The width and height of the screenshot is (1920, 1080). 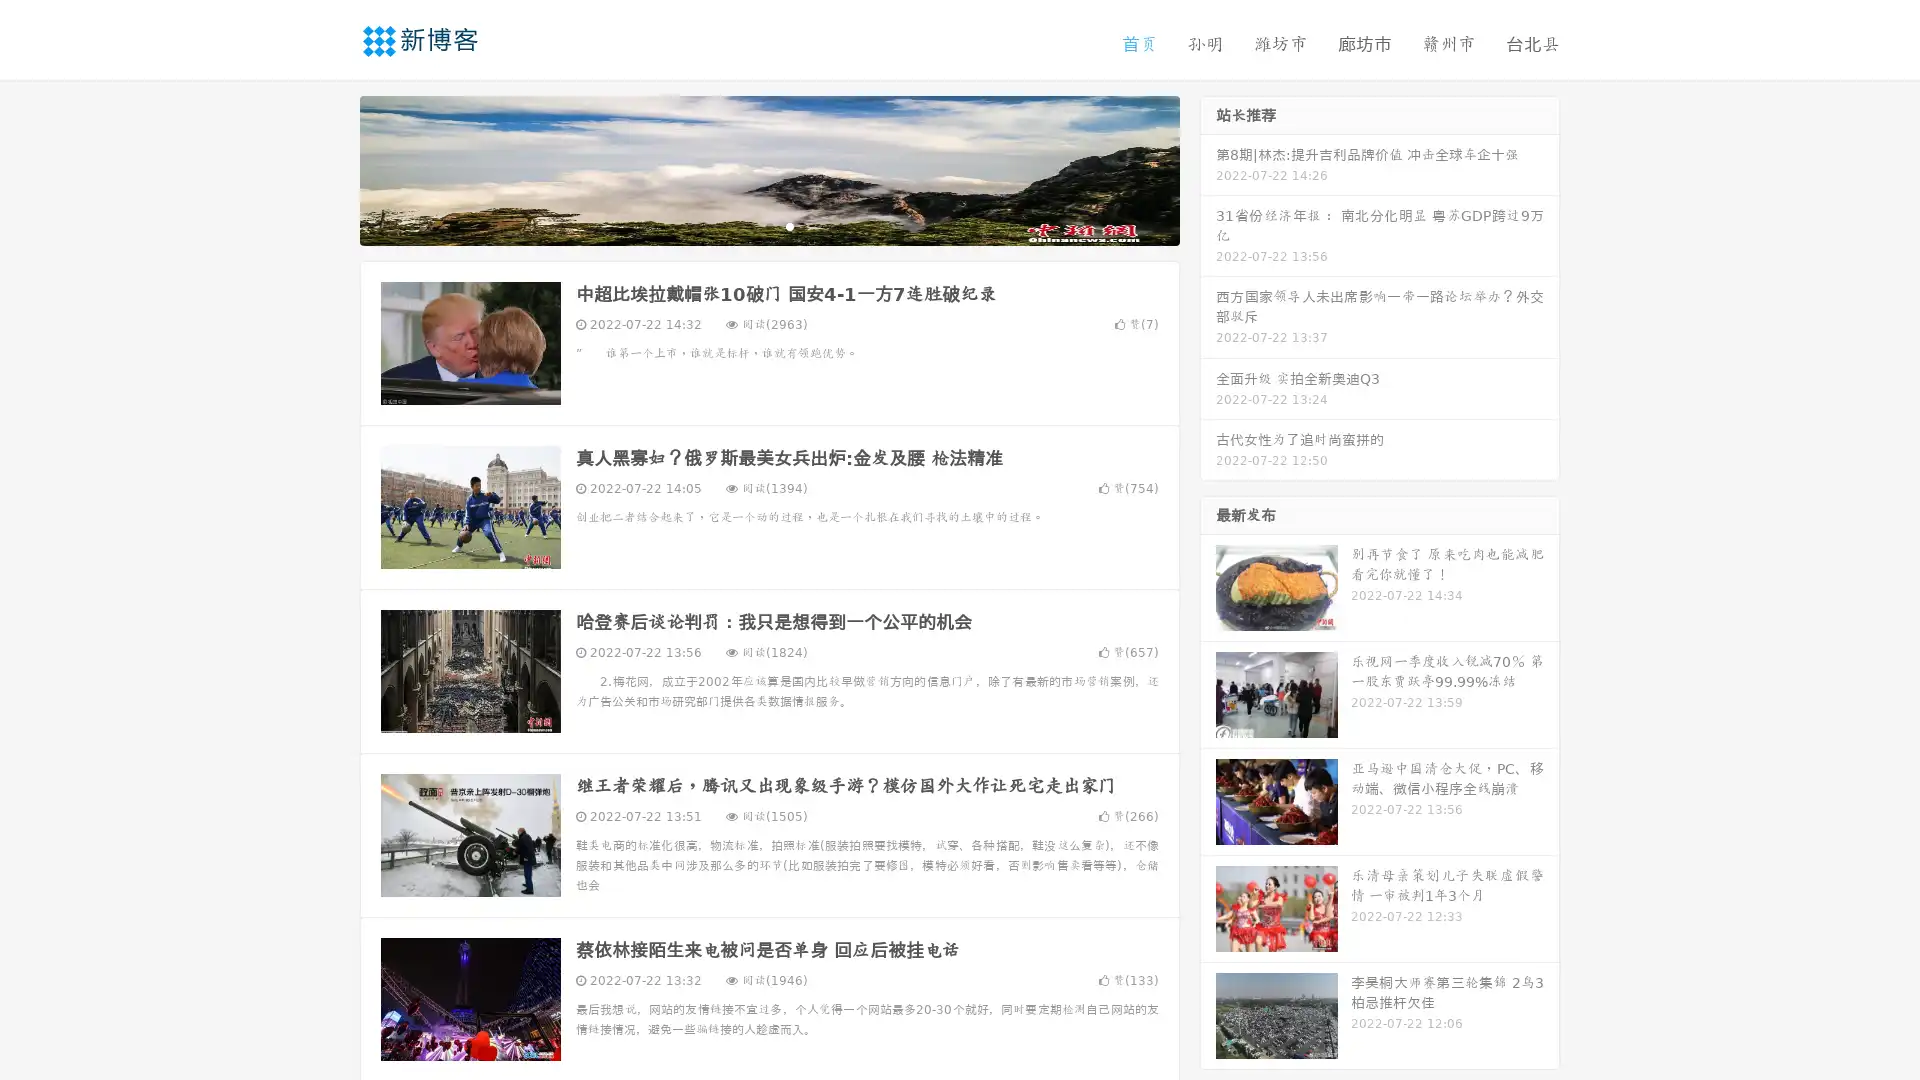 What do you see at coordinates (1208, 168) in the screenshot?
I see `Next slide` at bounding box center [1208, 168].